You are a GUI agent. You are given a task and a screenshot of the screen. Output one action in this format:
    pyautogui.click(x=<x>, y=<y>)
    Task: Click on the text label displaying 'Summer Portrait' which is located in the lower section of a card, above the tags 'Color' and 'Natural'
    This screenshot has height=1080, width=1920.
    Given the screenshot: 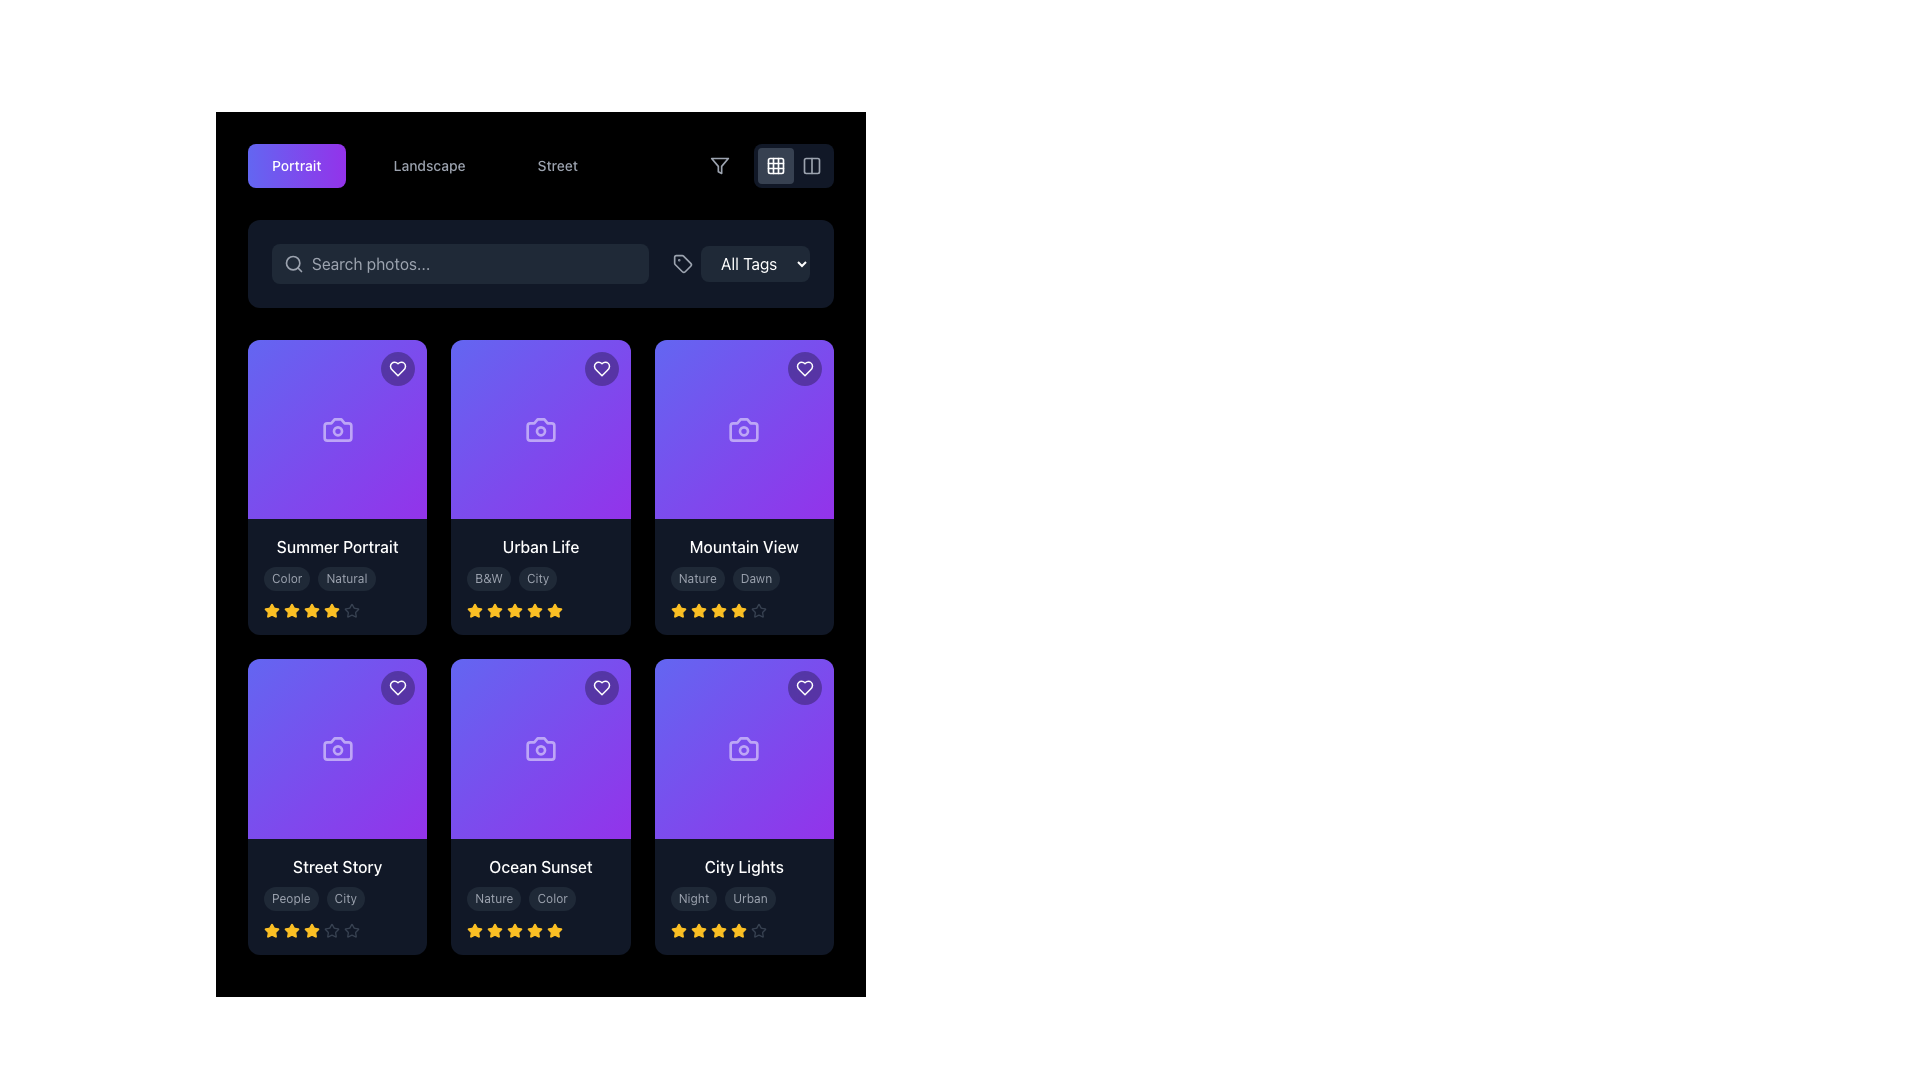 What is the action you would take?
    pyautogui.click(x=337, y=547)
    